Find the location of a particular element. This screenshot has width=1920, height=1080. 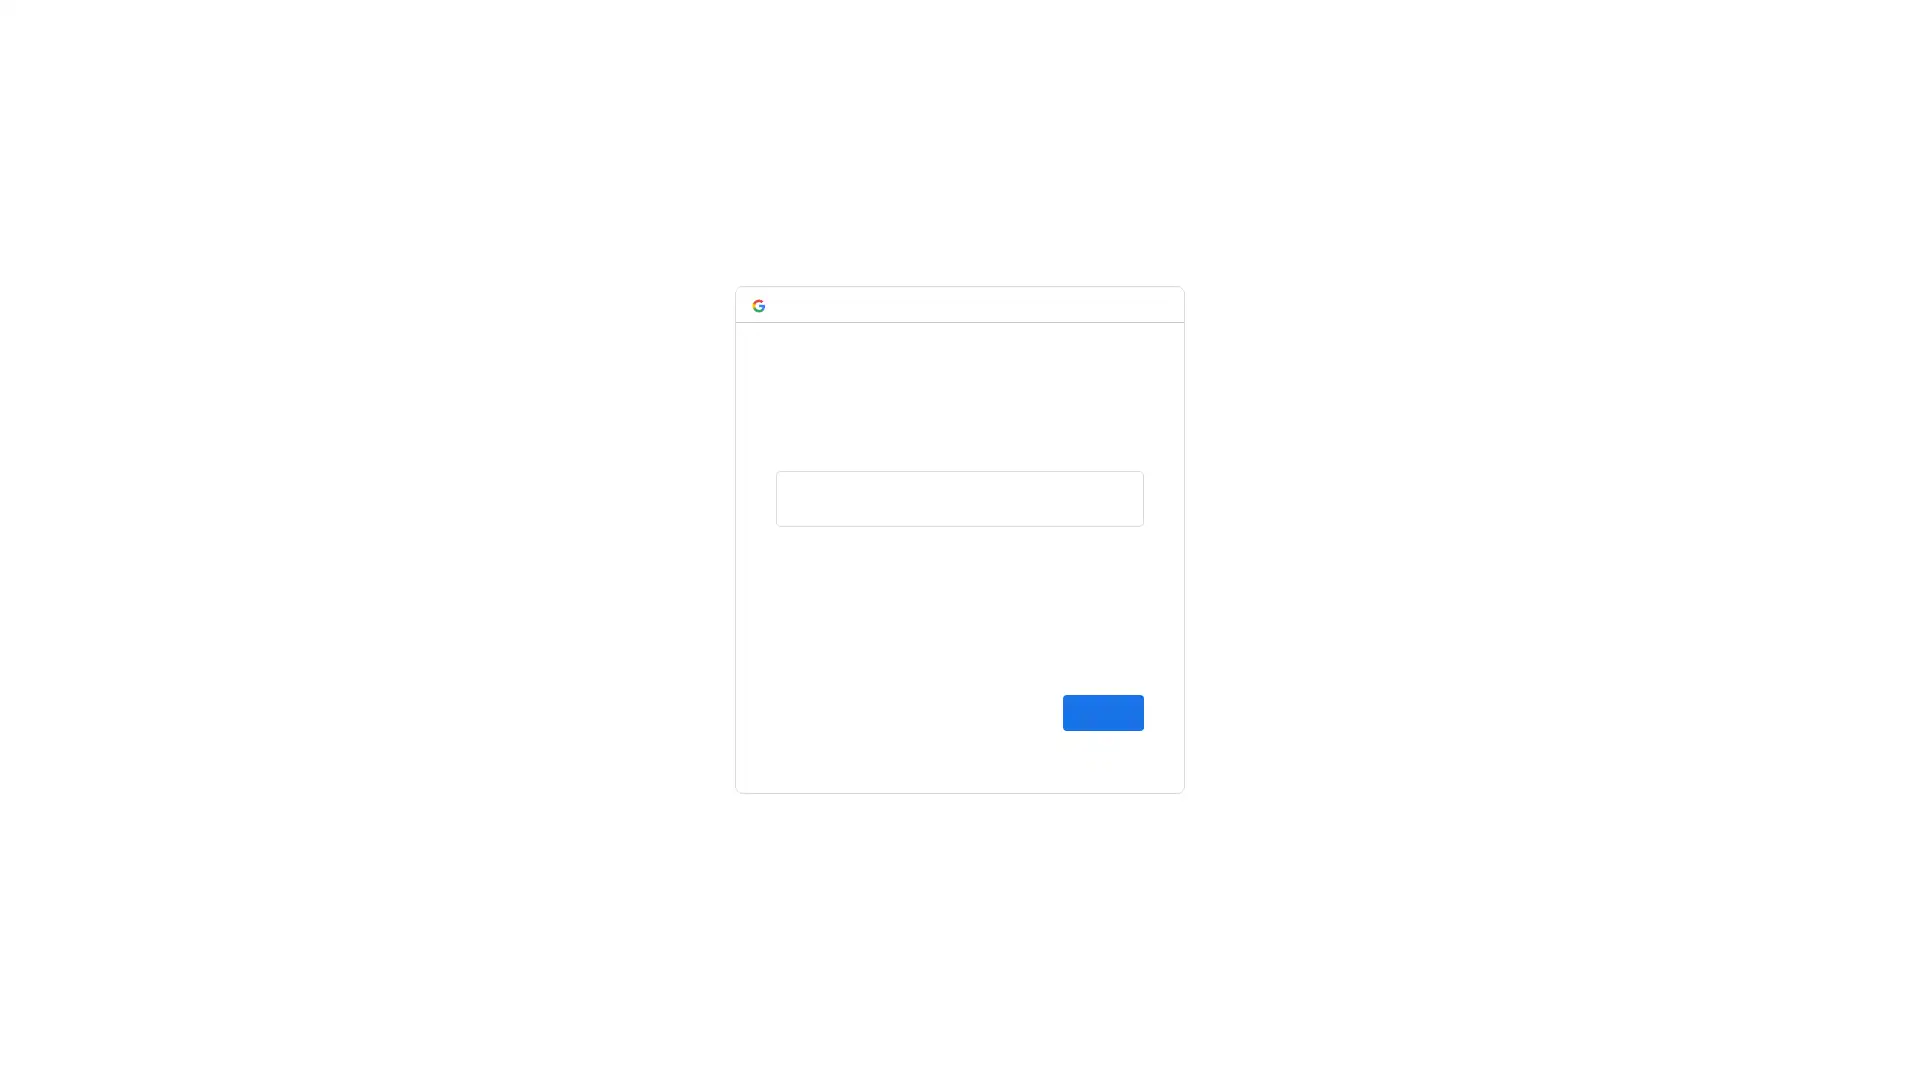

Create account is located at coordinates (827, 712).